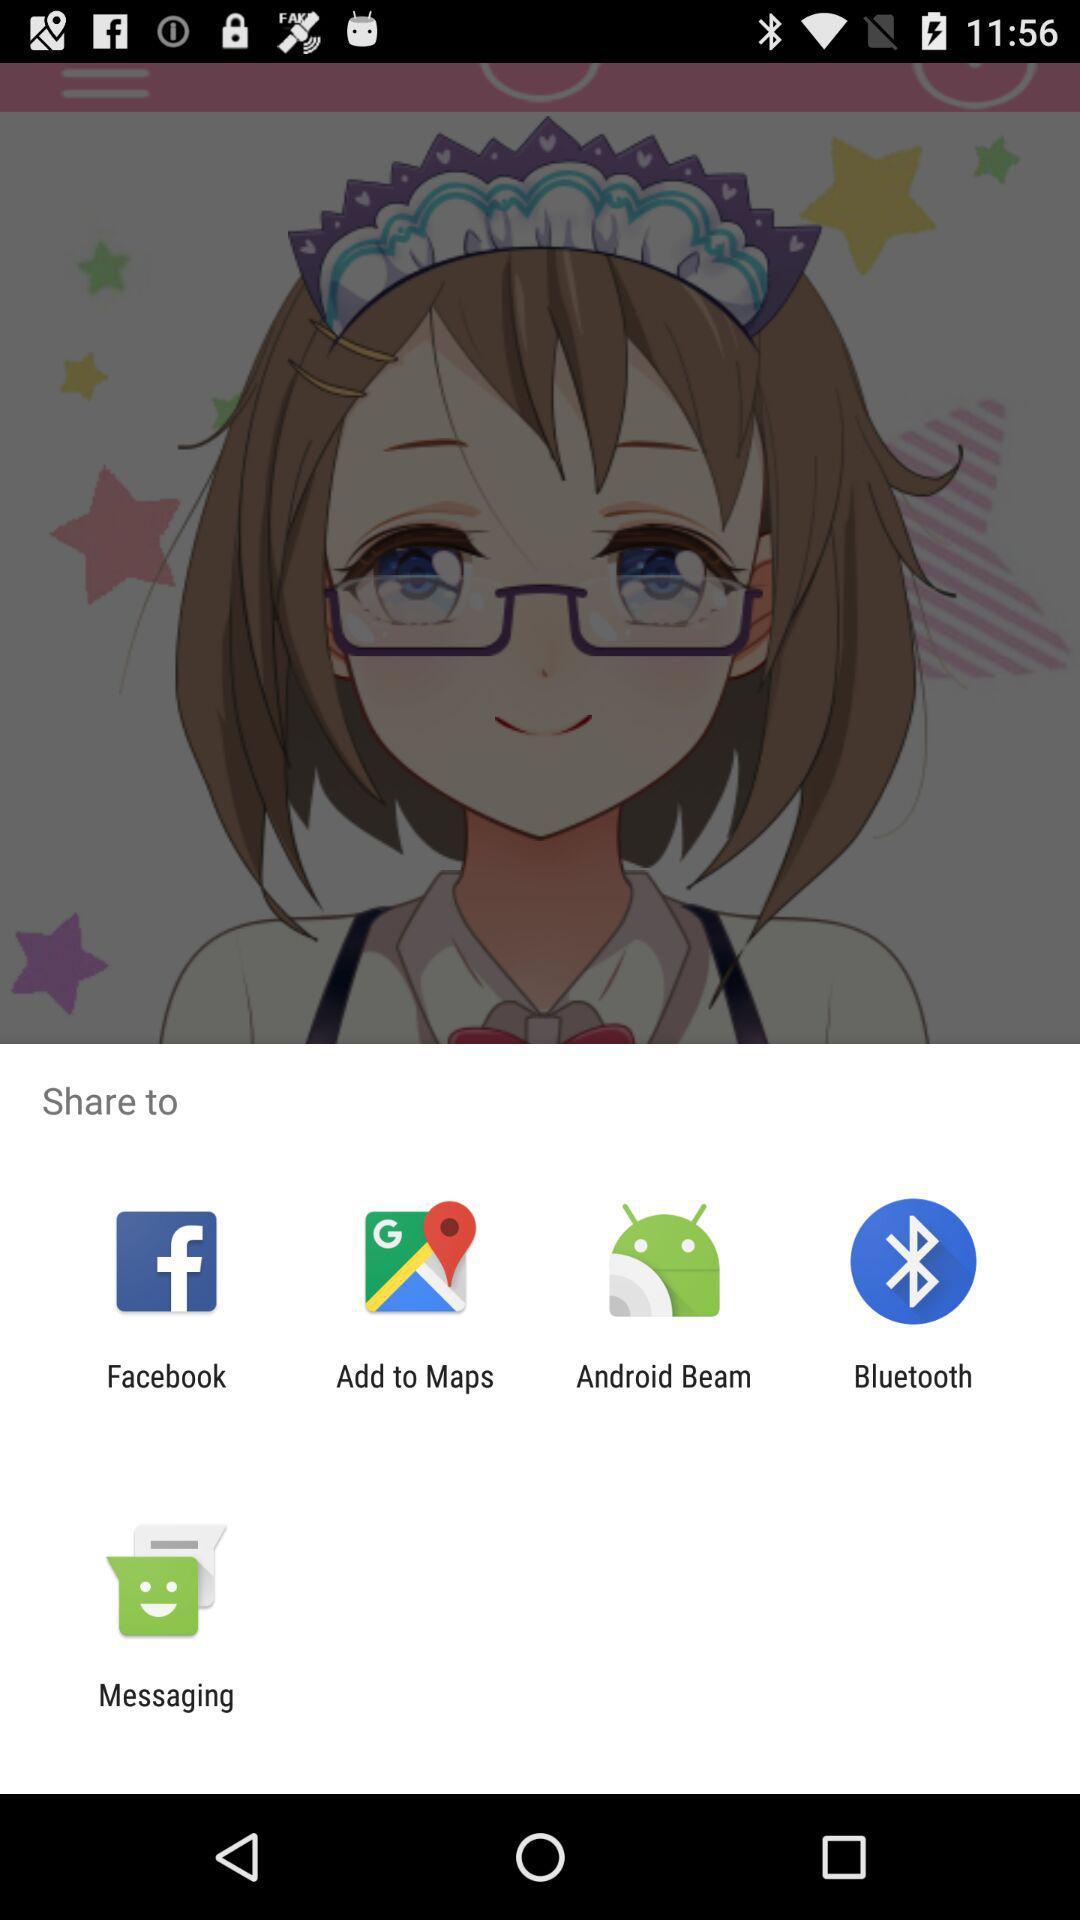  I want to click on the app to the left of android beam app, so click(414, 1392).